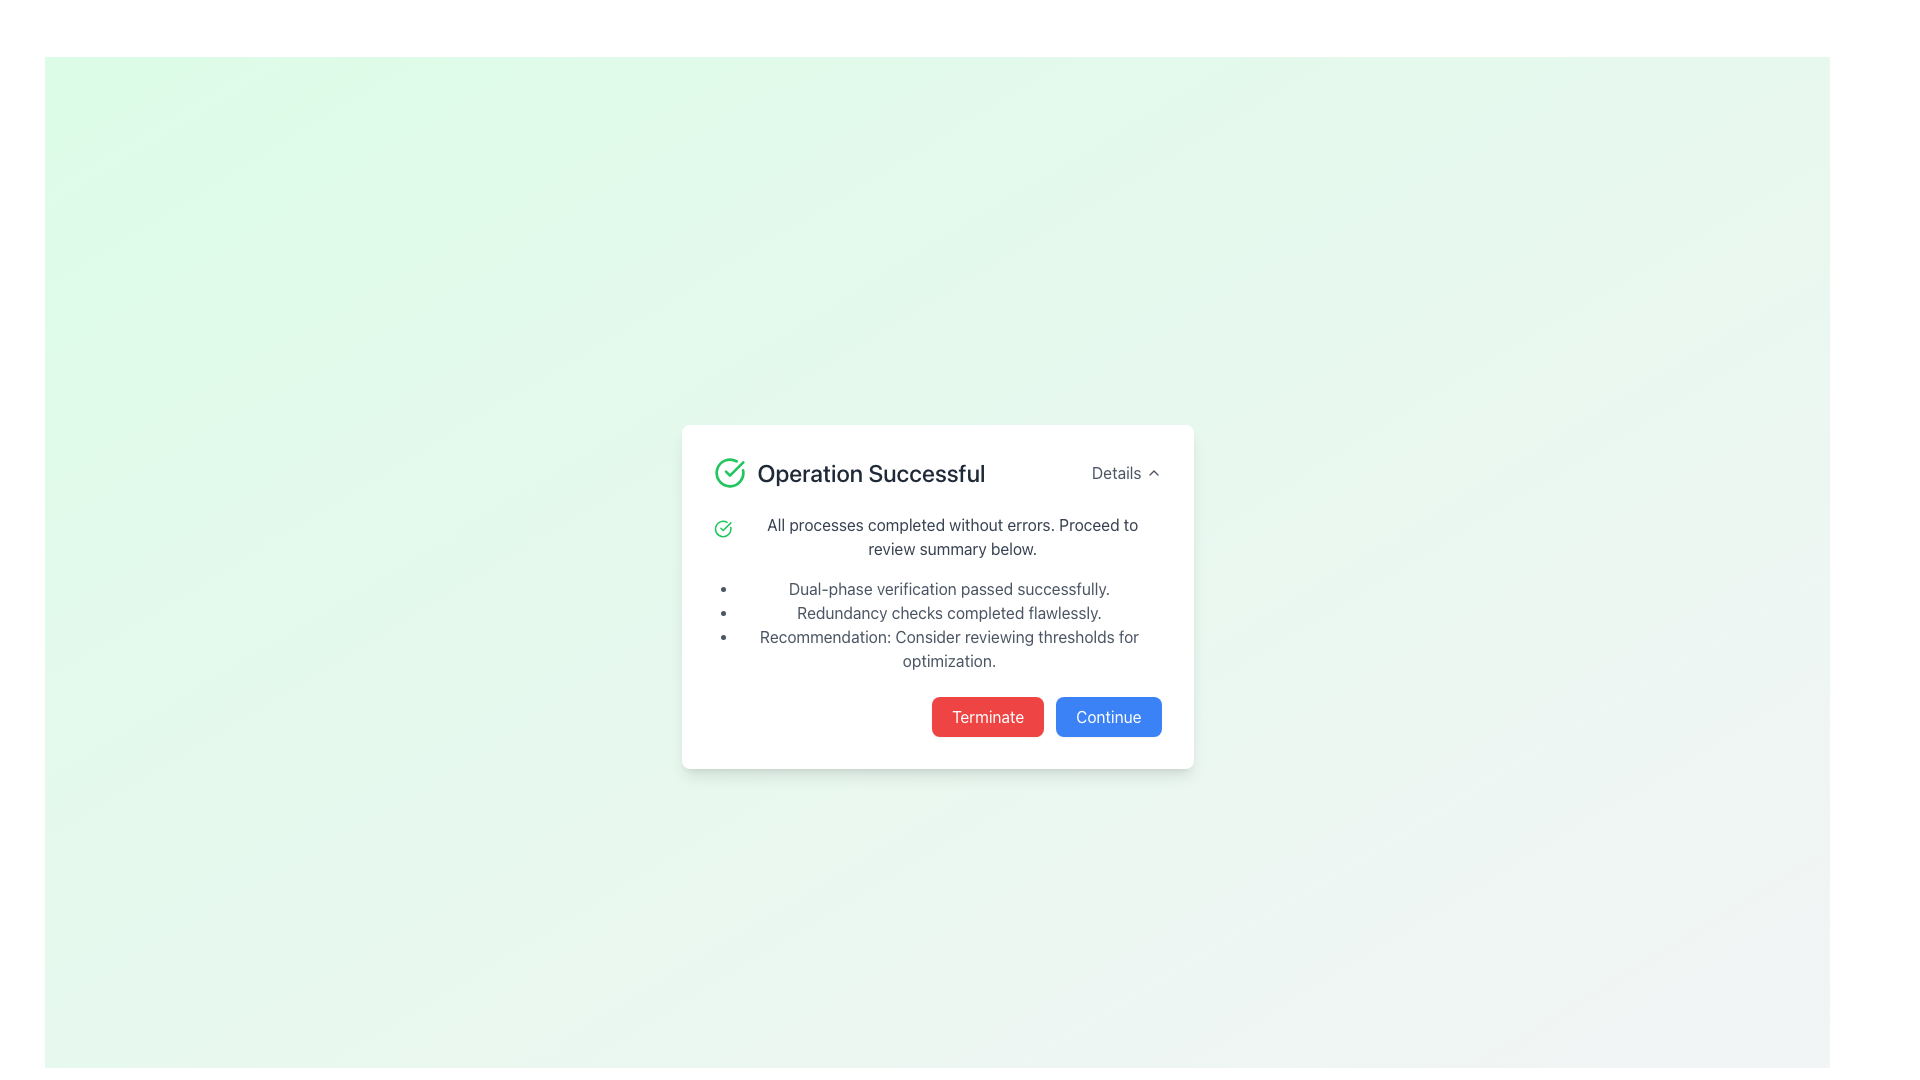  Describe the element at coordinates (871, 473) in the screenshot. I see `the text element displaying 'Operation Successful', which is a large and bold headline indicating a successful operation, located near the top of a modal` at that location.